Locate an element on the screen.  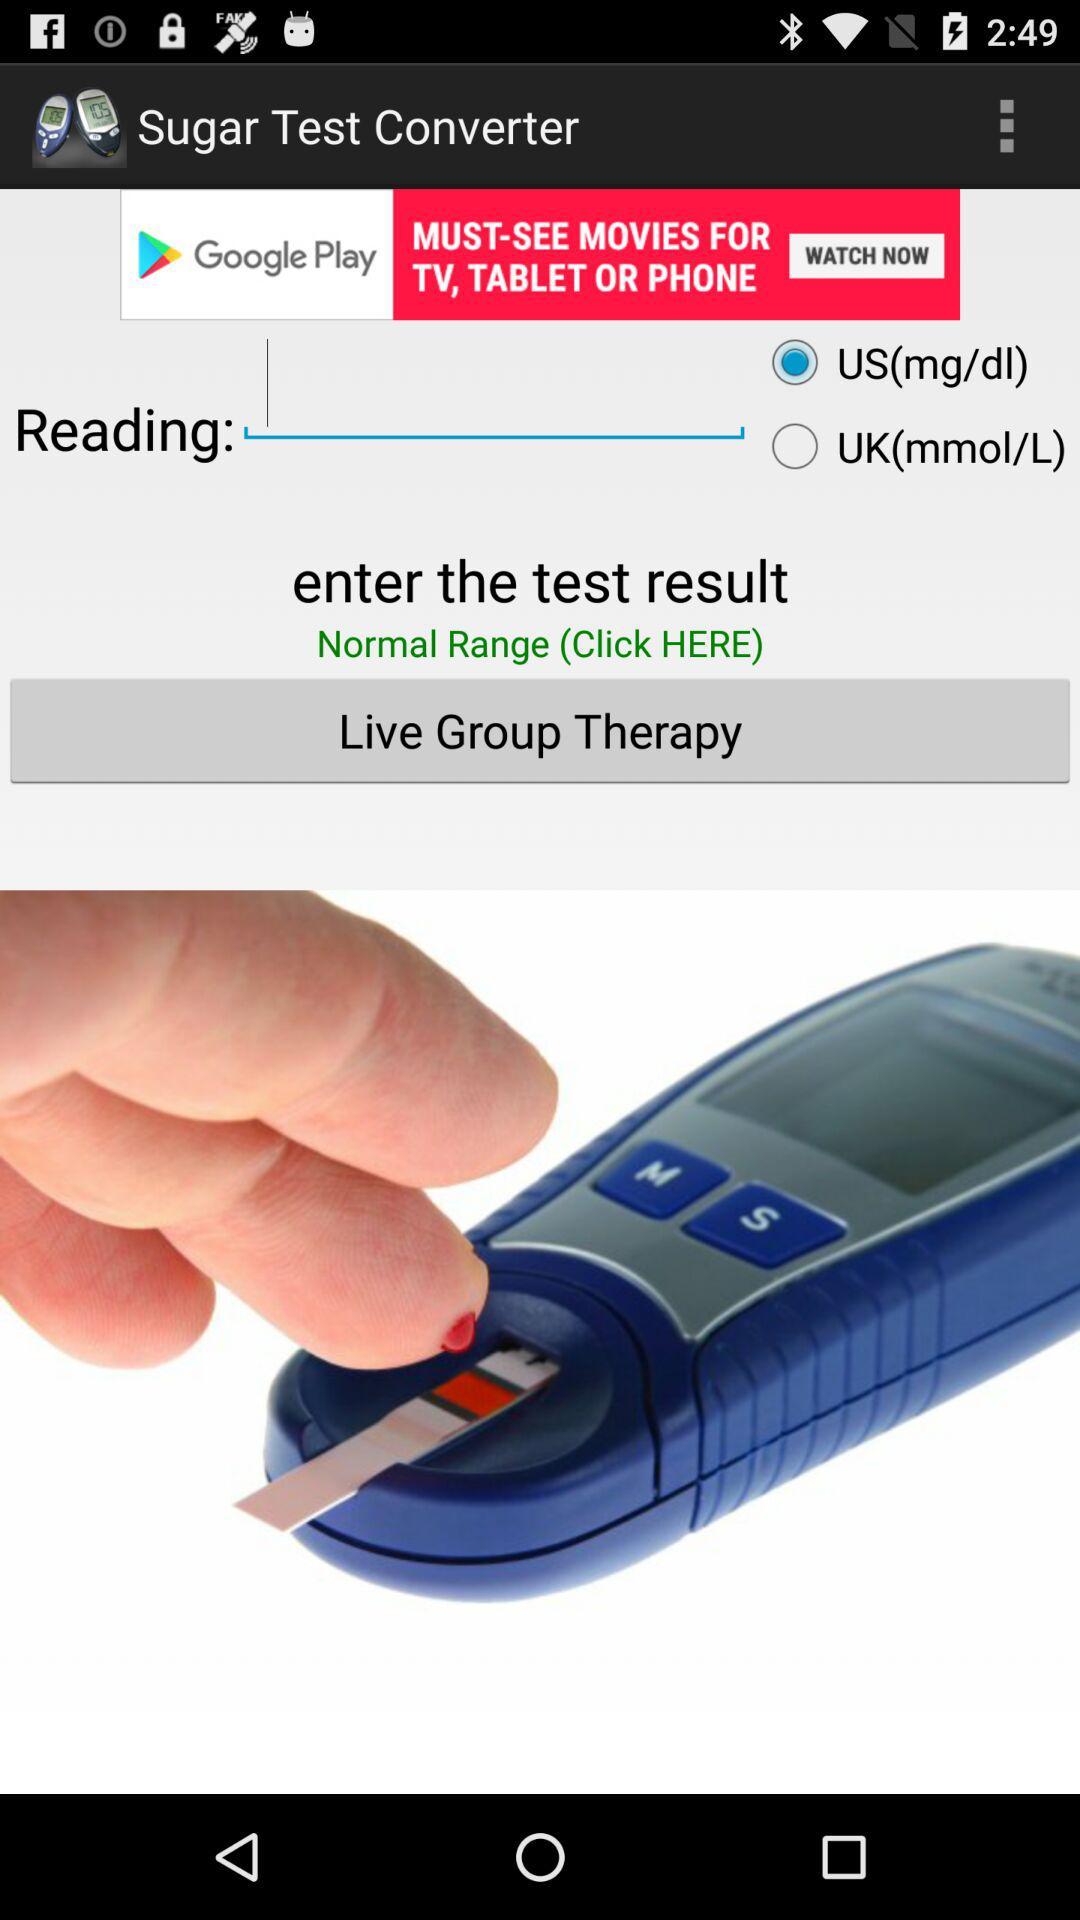
values is located at coordinates (494, 384).